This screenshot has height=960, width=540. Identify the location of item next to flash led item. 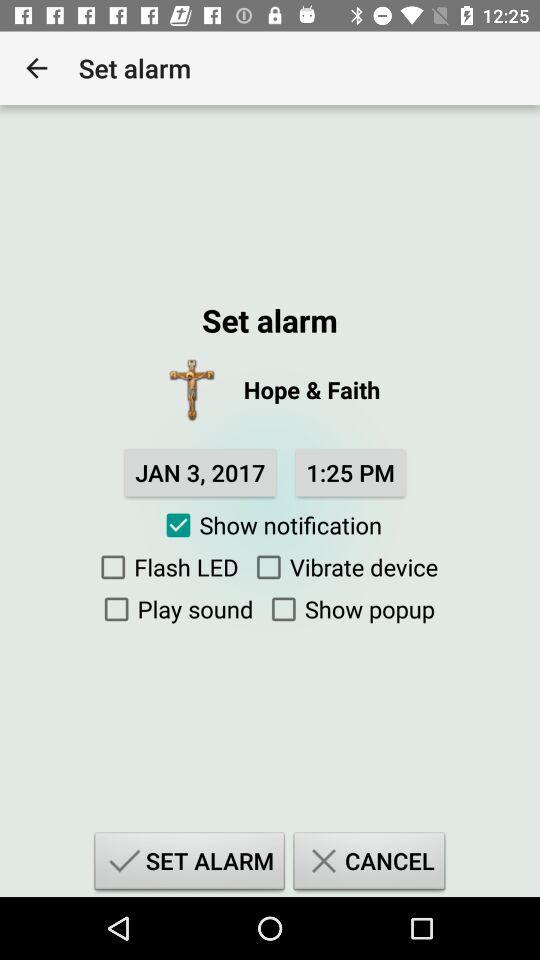
(341, 567).